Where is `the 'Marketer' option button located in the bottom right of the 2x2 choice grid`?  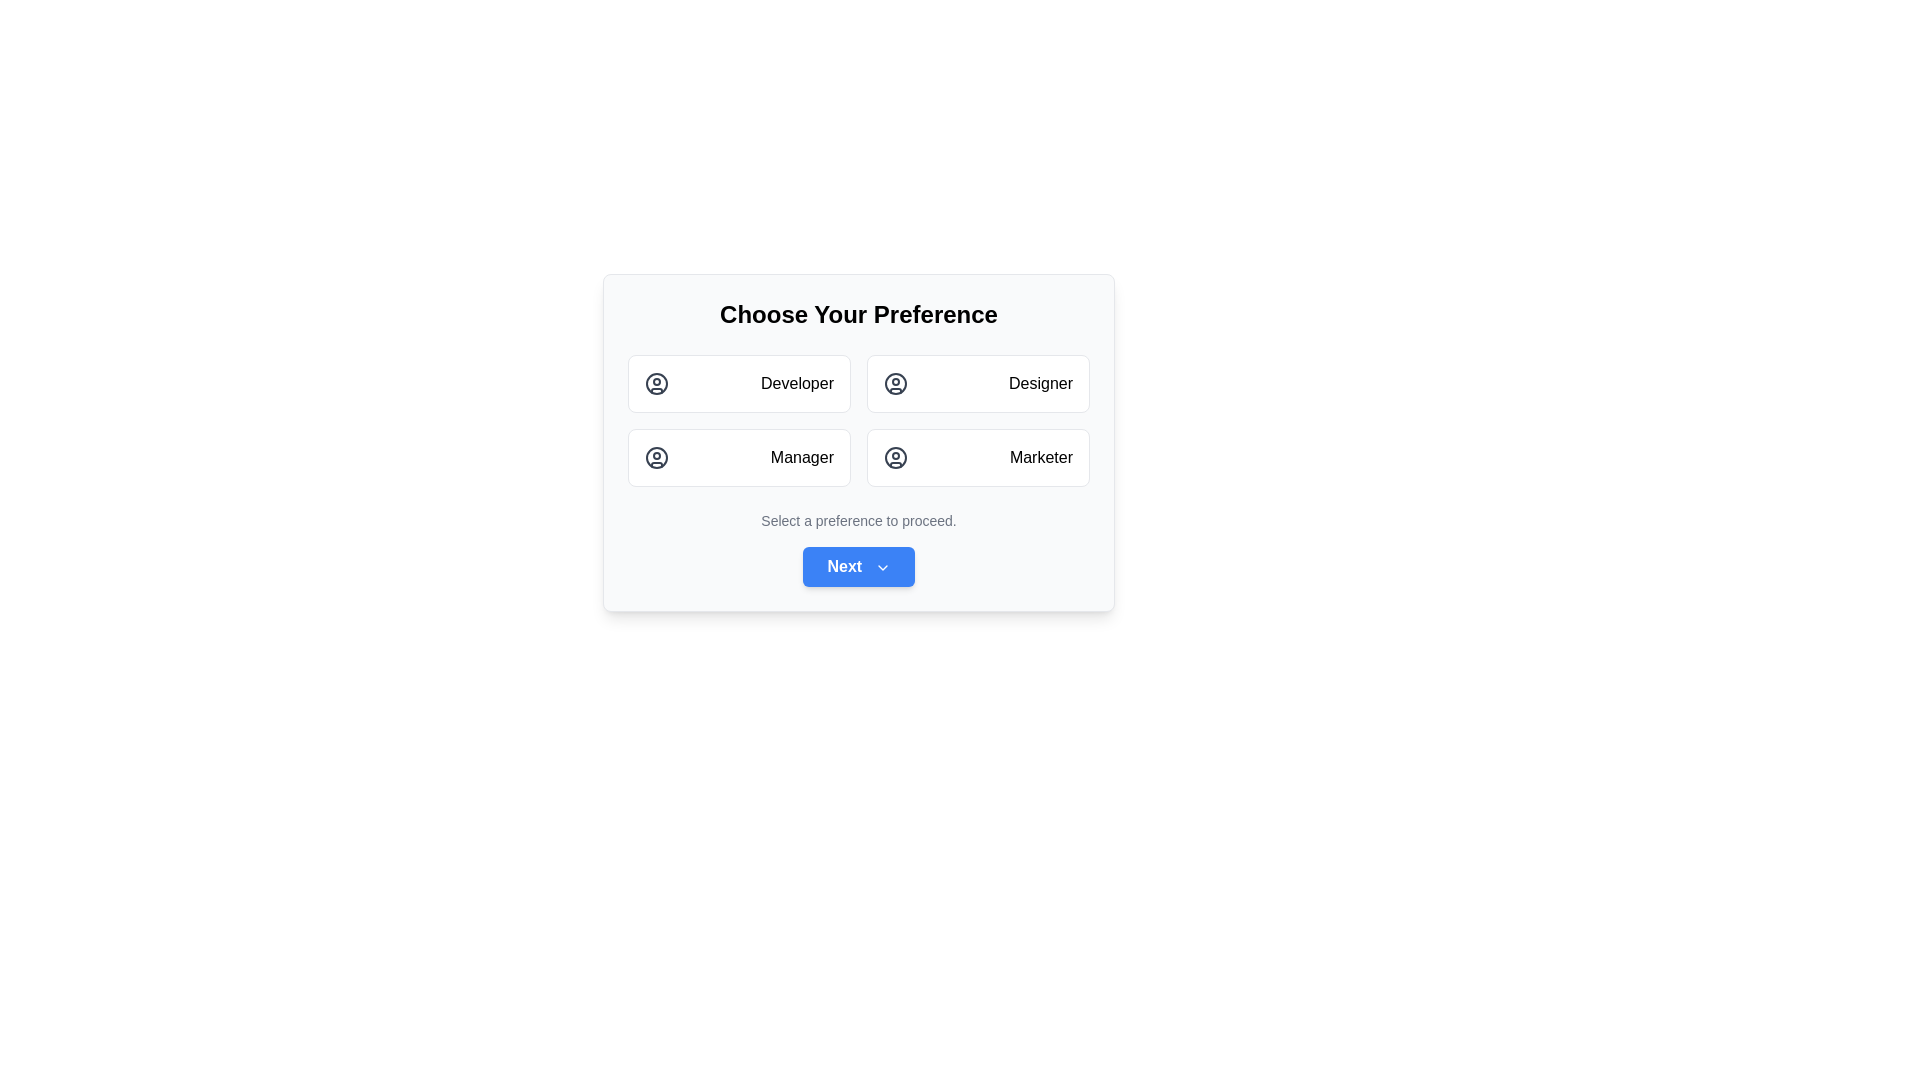
the 'Marketer' option button located in the bottom right of the 2x2 choice grid is located at coordinates (978, 458).